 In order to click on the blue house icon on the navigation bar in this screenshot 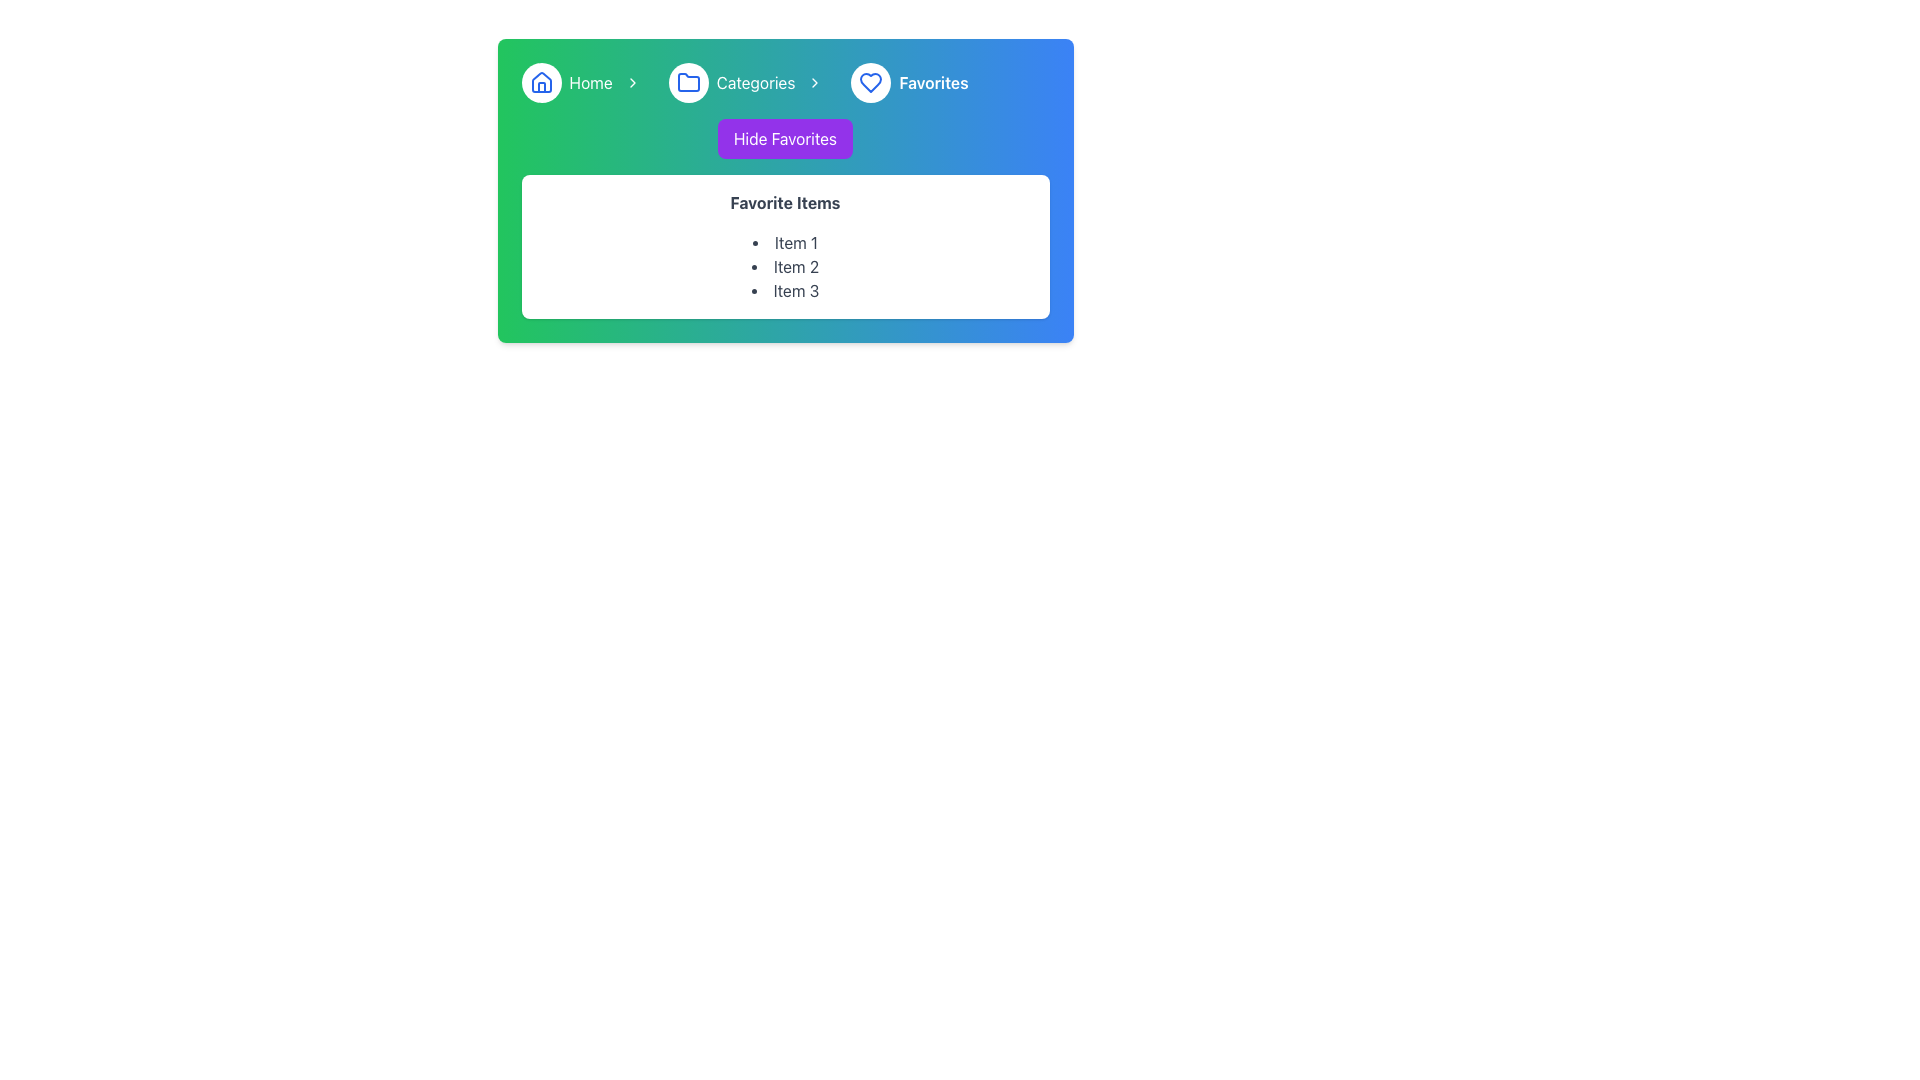, I will do `click(541, 82)`.